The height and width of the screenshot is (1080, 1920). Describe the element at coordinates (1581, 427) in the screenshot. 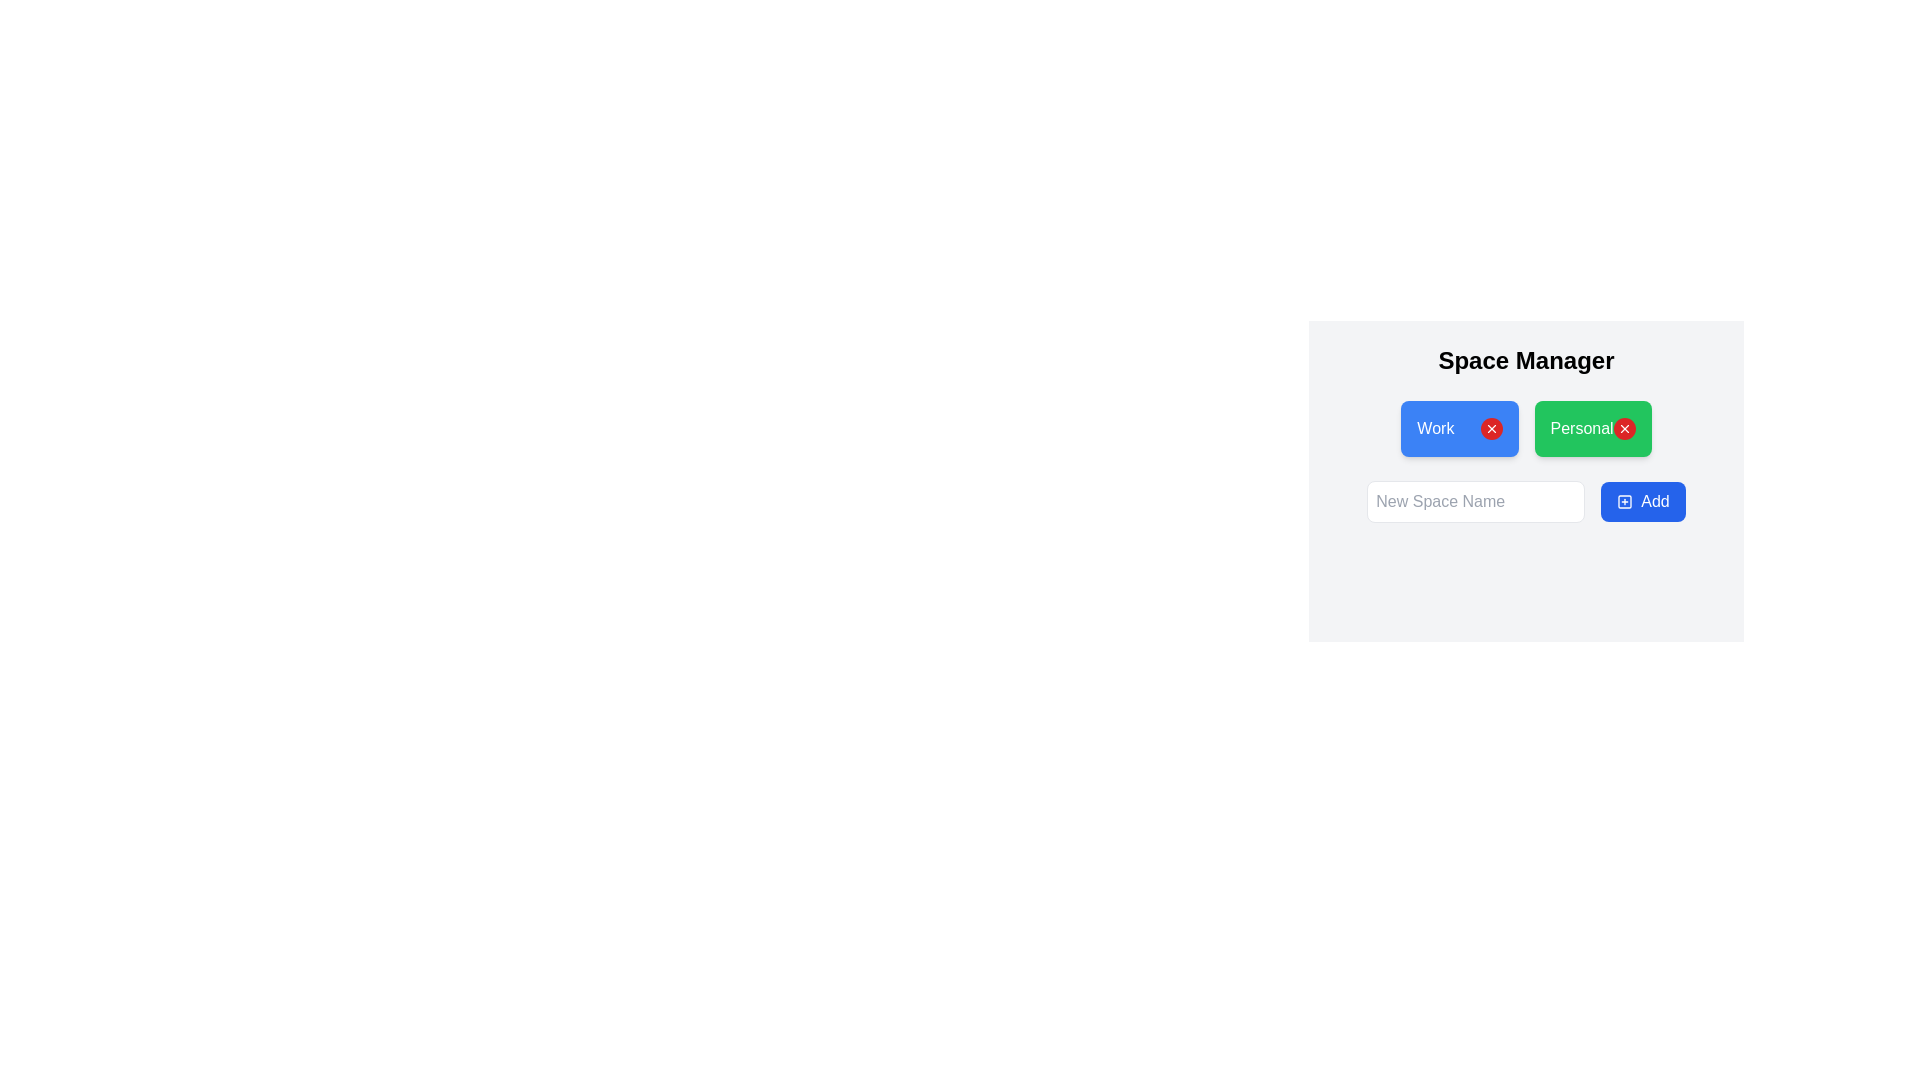

I see `the text identifier that visually indicates the 'Personal' category within the green button-like group` at that location.